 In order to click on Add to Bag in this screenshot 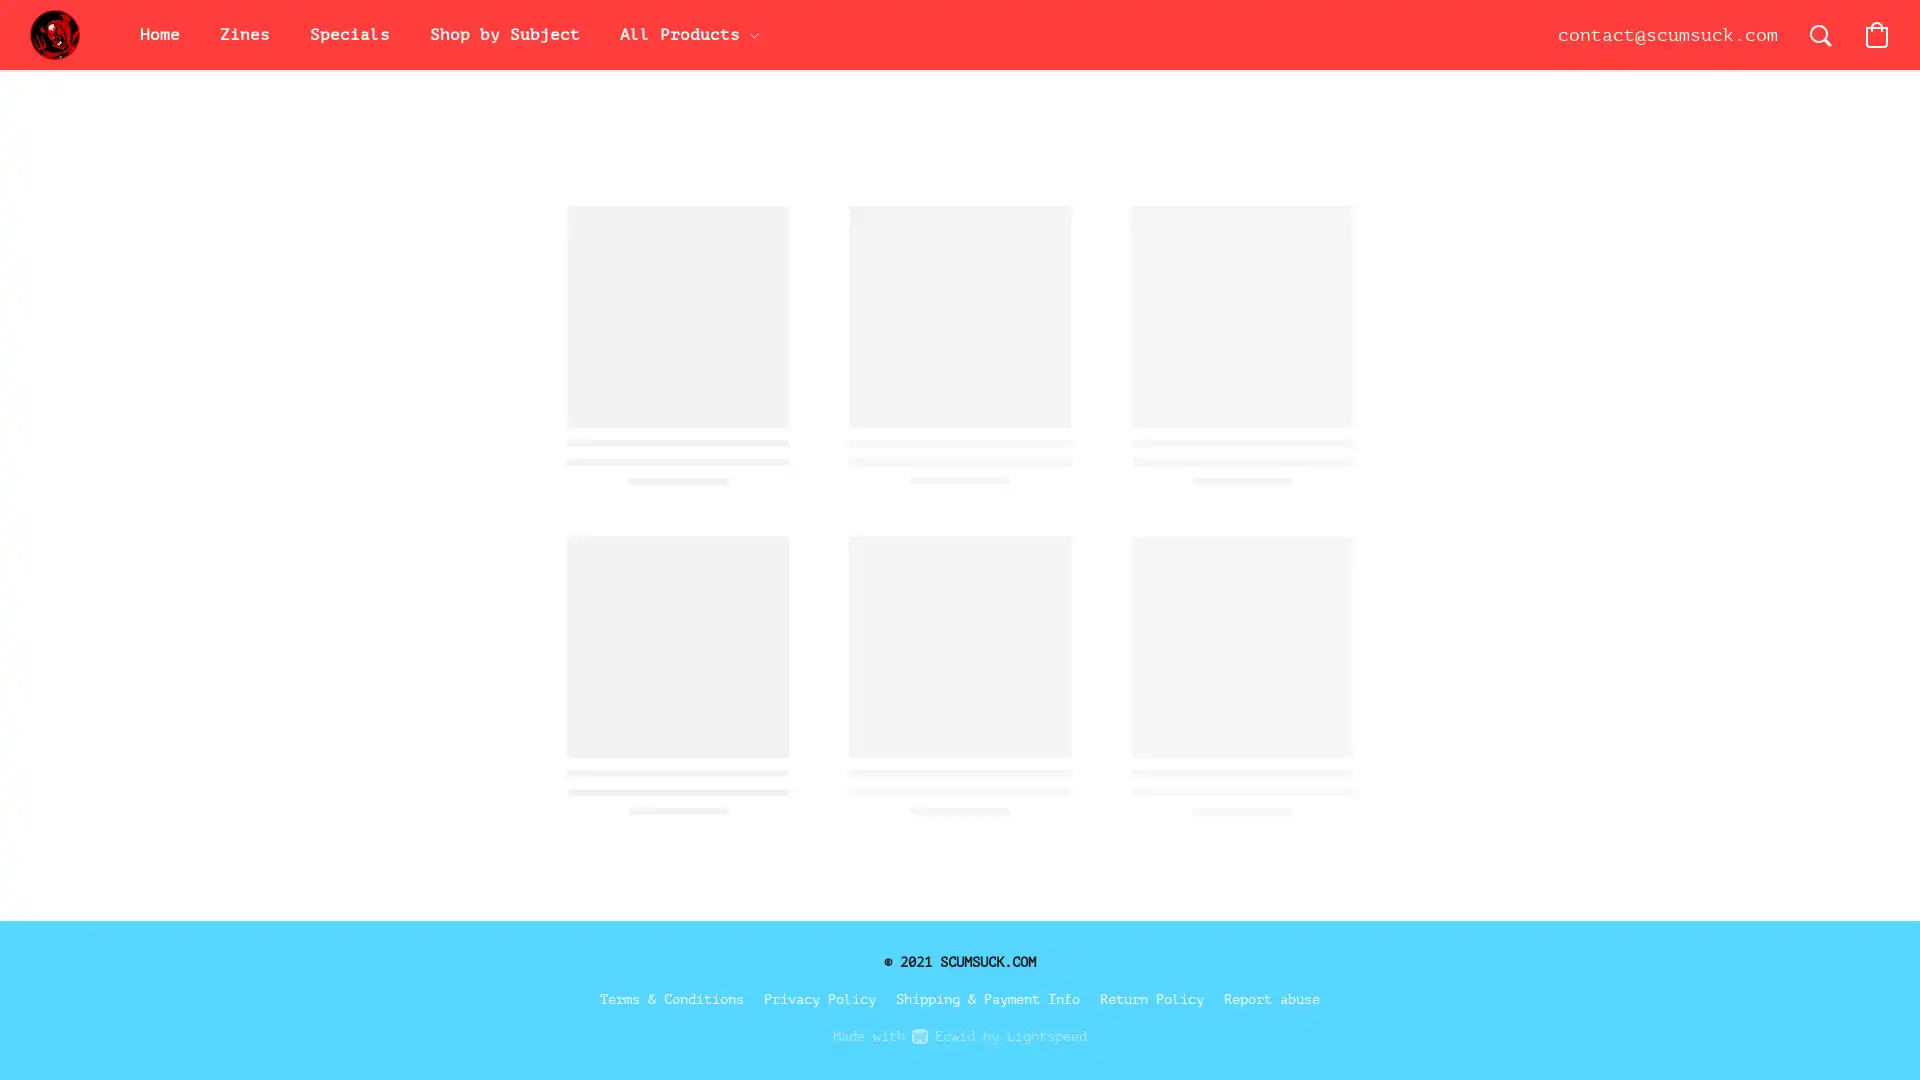, I will do `click(1310, 756)`.